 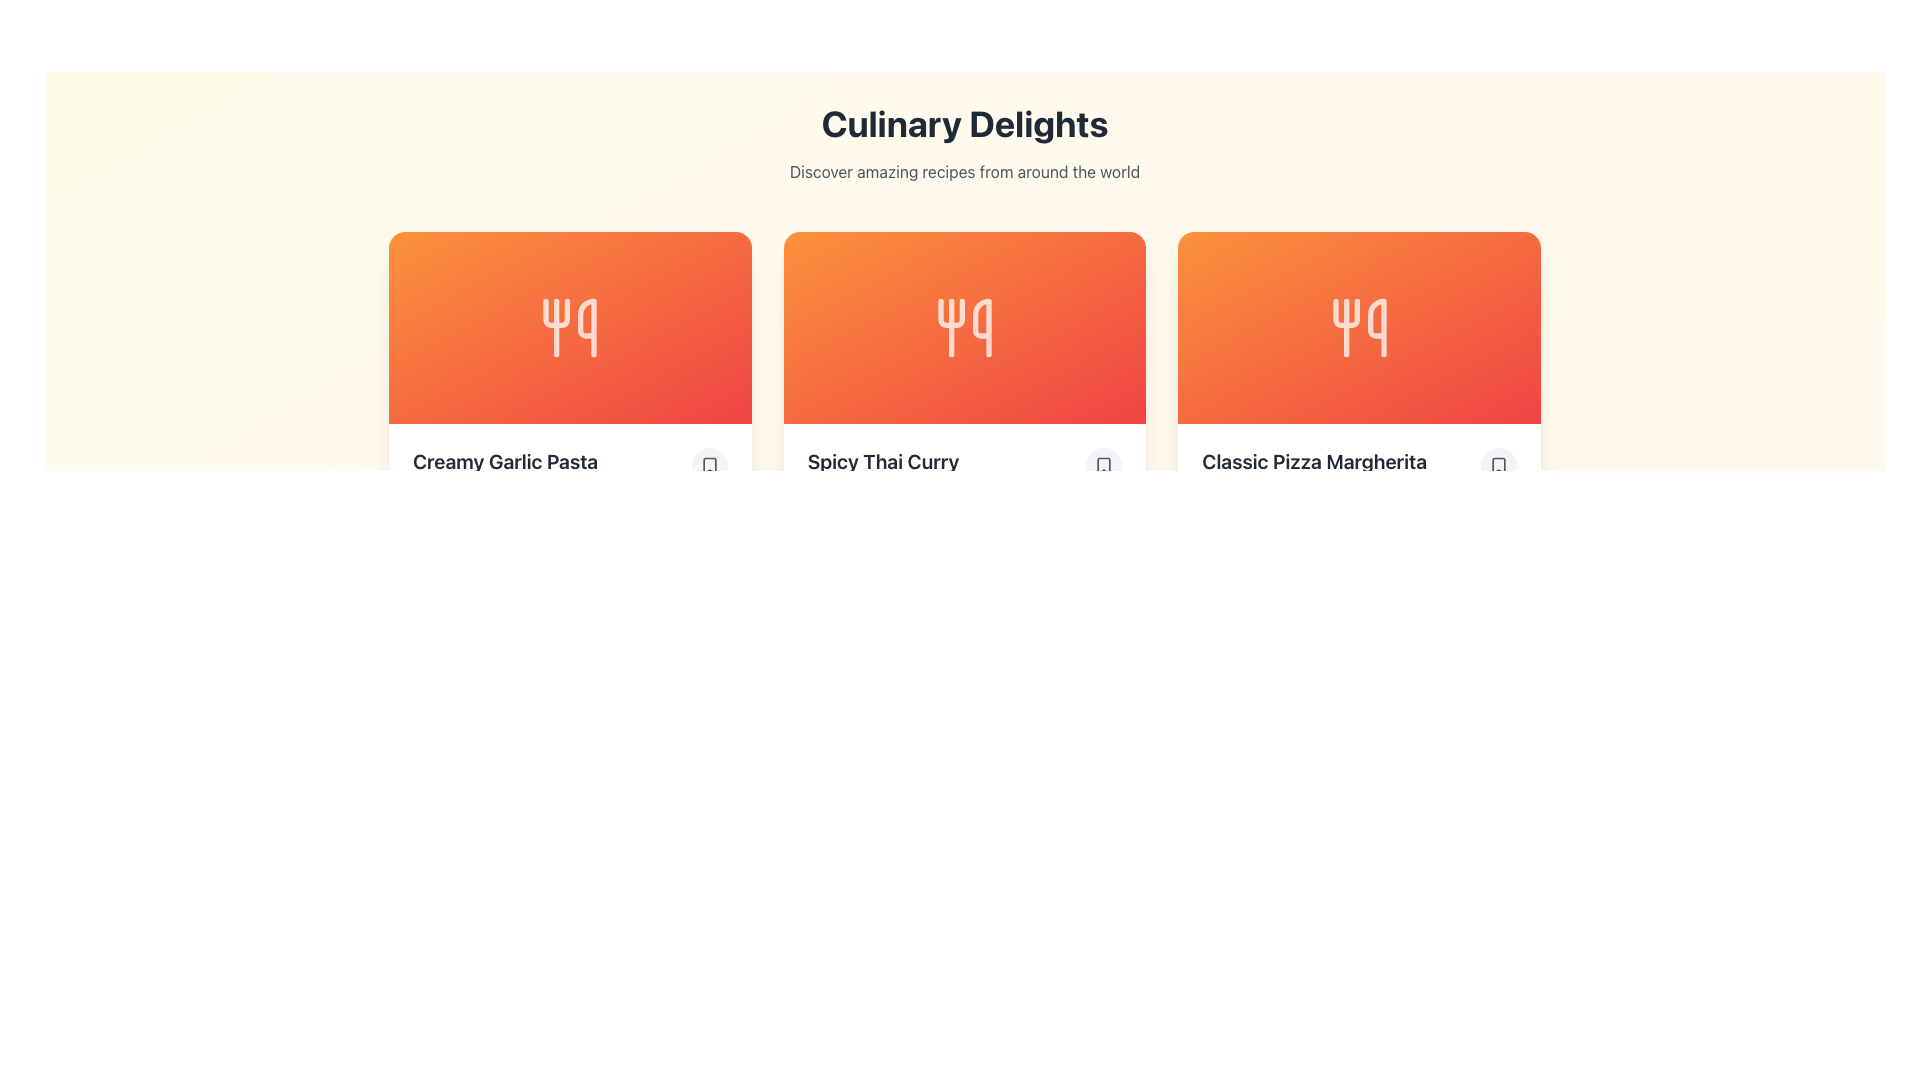 What do you see at coordinates (1498, 466) in the screenshot?
I see `the bookmark icon located at the bottom-right corner of the 'Classic Pizza Margherita' card, which visually represents a bookmark or save action` at bounding box center [1498, 466].